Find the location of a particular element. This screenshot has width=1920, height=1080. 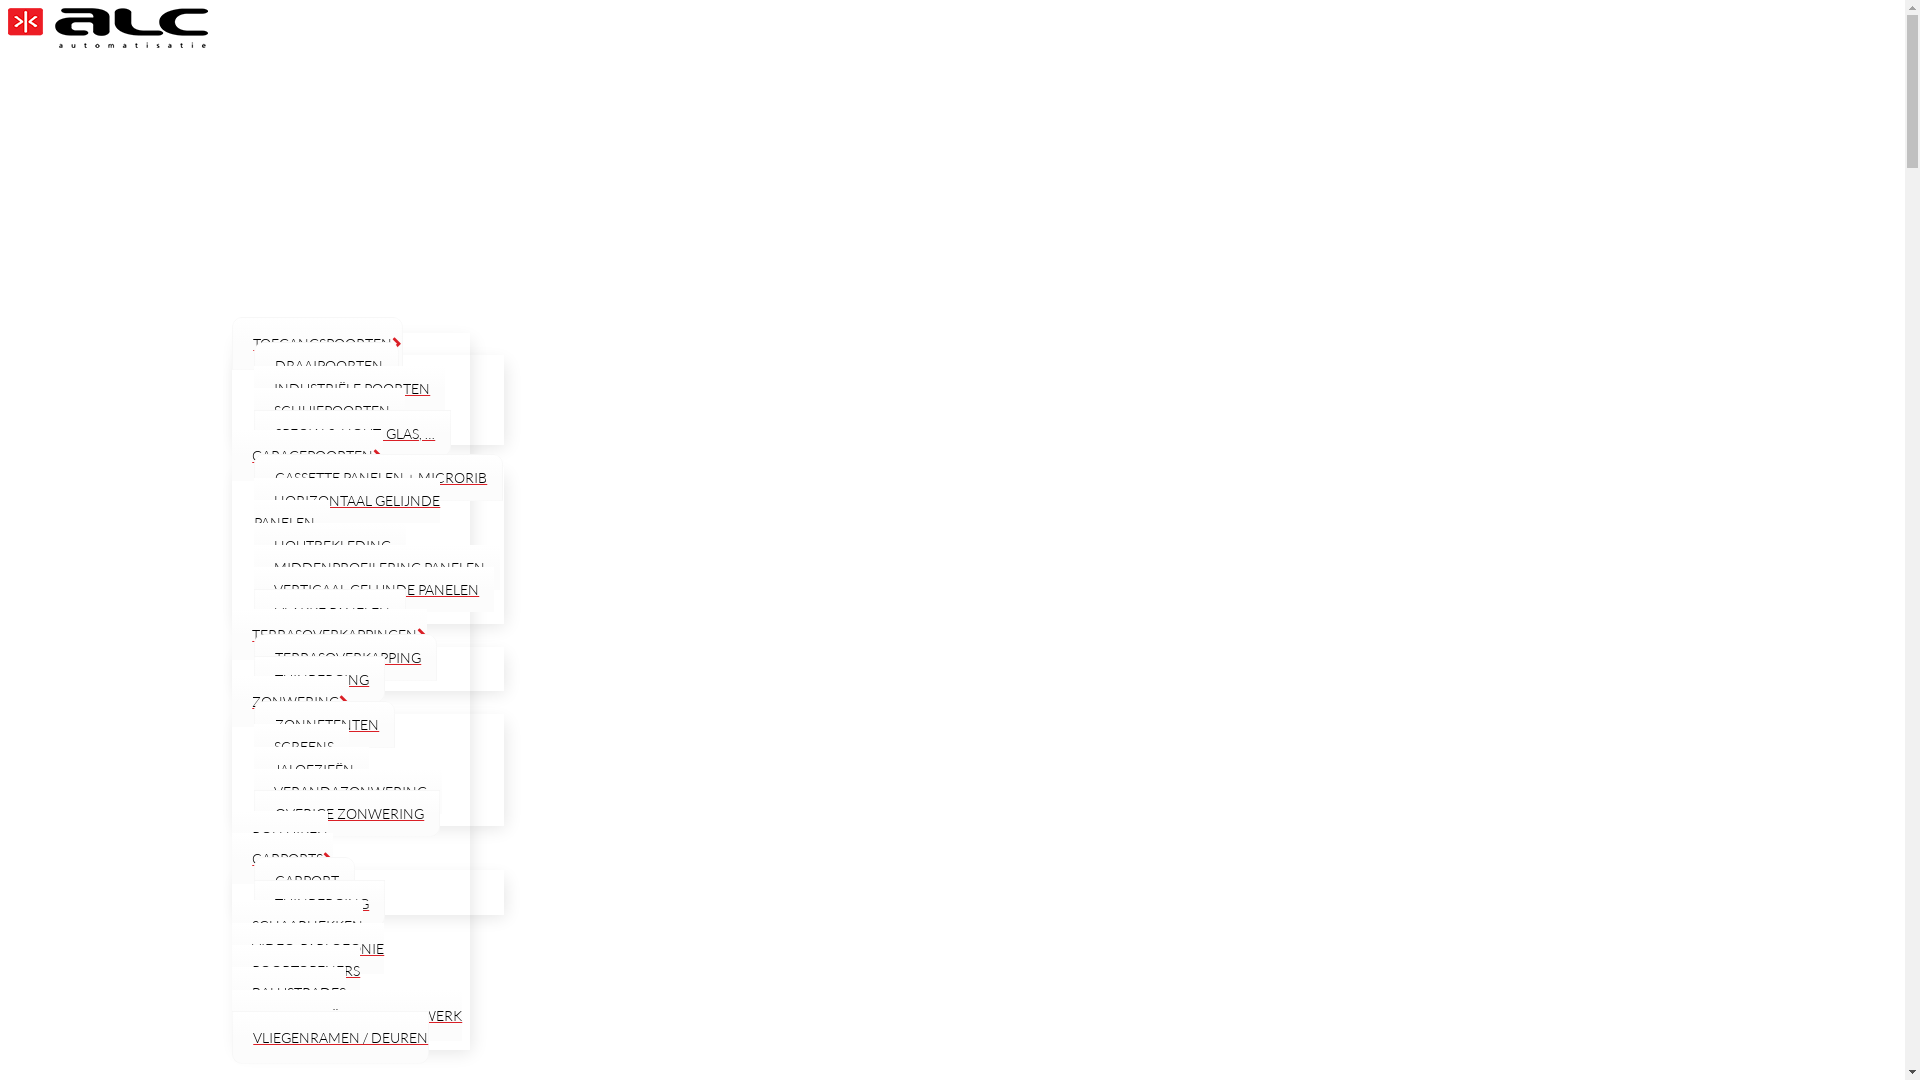

'TERRASOVERKAPPING' is located at coordinates (253, 657).